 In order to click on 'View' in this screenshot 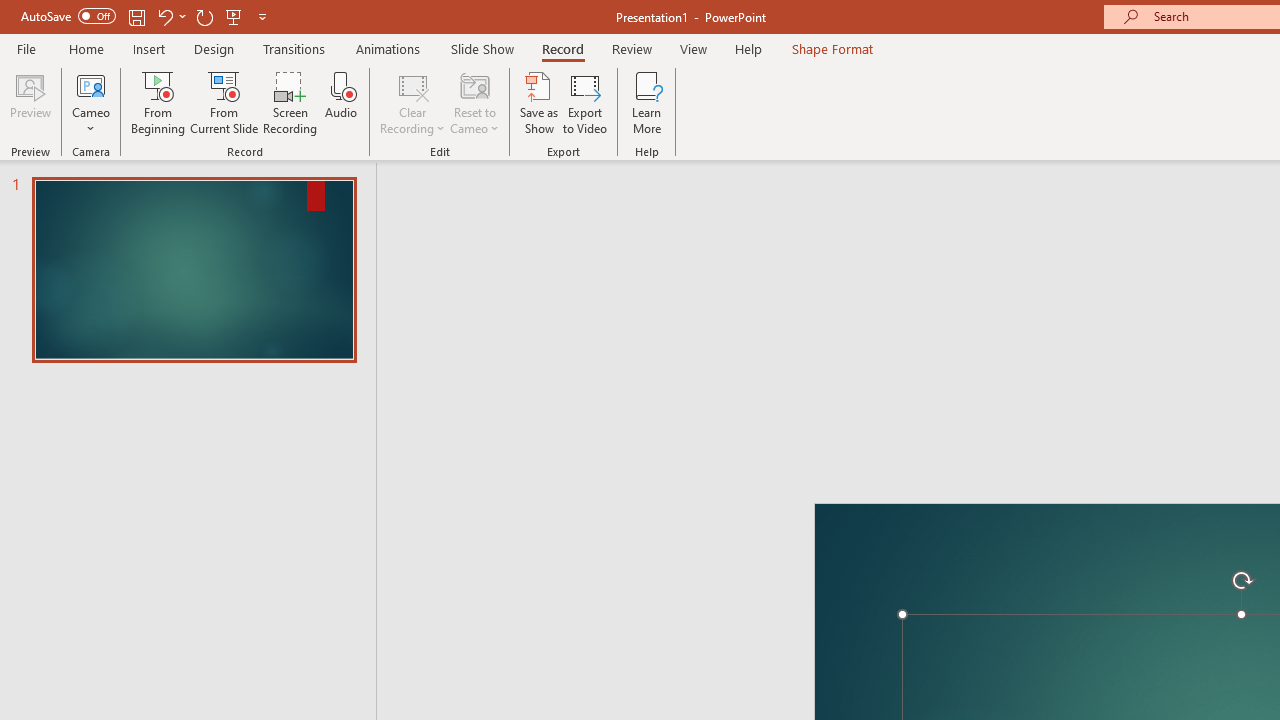, I will do `click(693, 48)`.